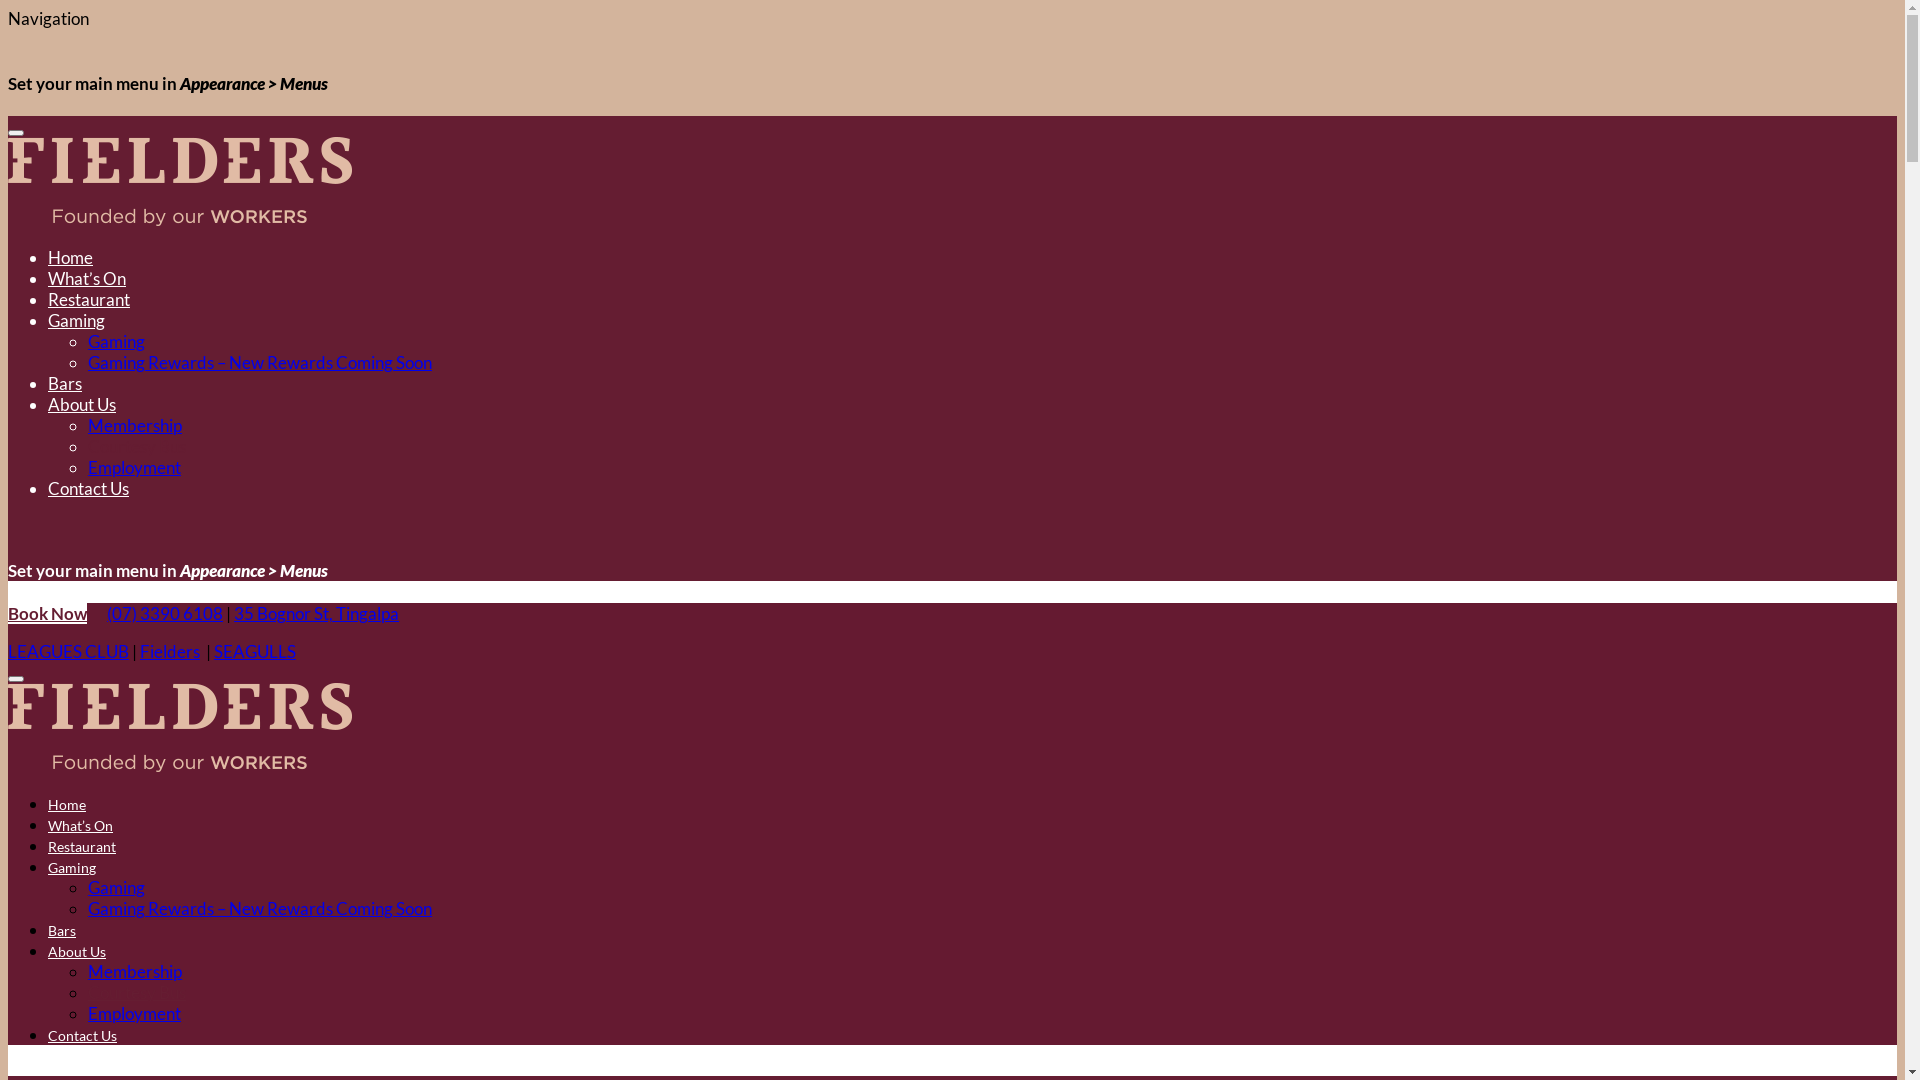  Describe the element at coordinates (76, 950) in the screenshot. I see `'About Us'` at that location.